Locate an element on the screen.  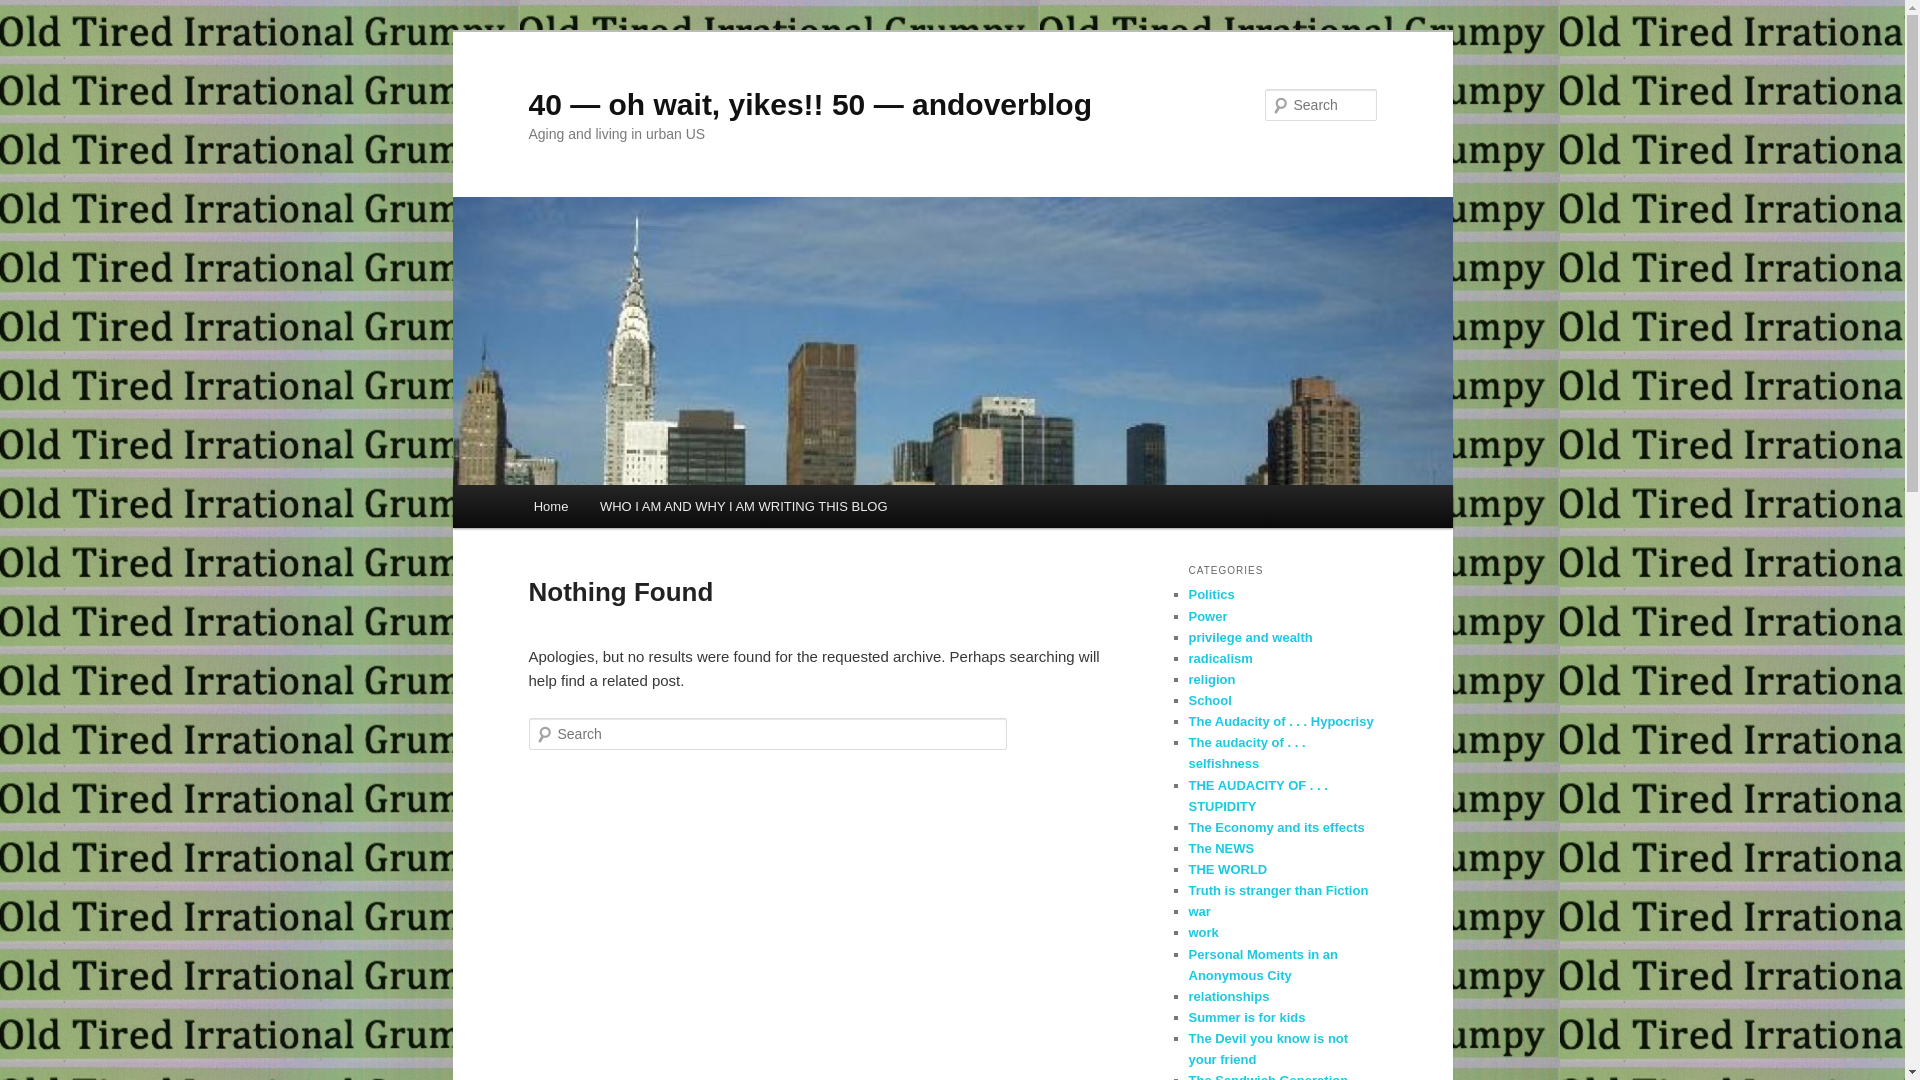
'Search' is located at coordinates (32, 11).